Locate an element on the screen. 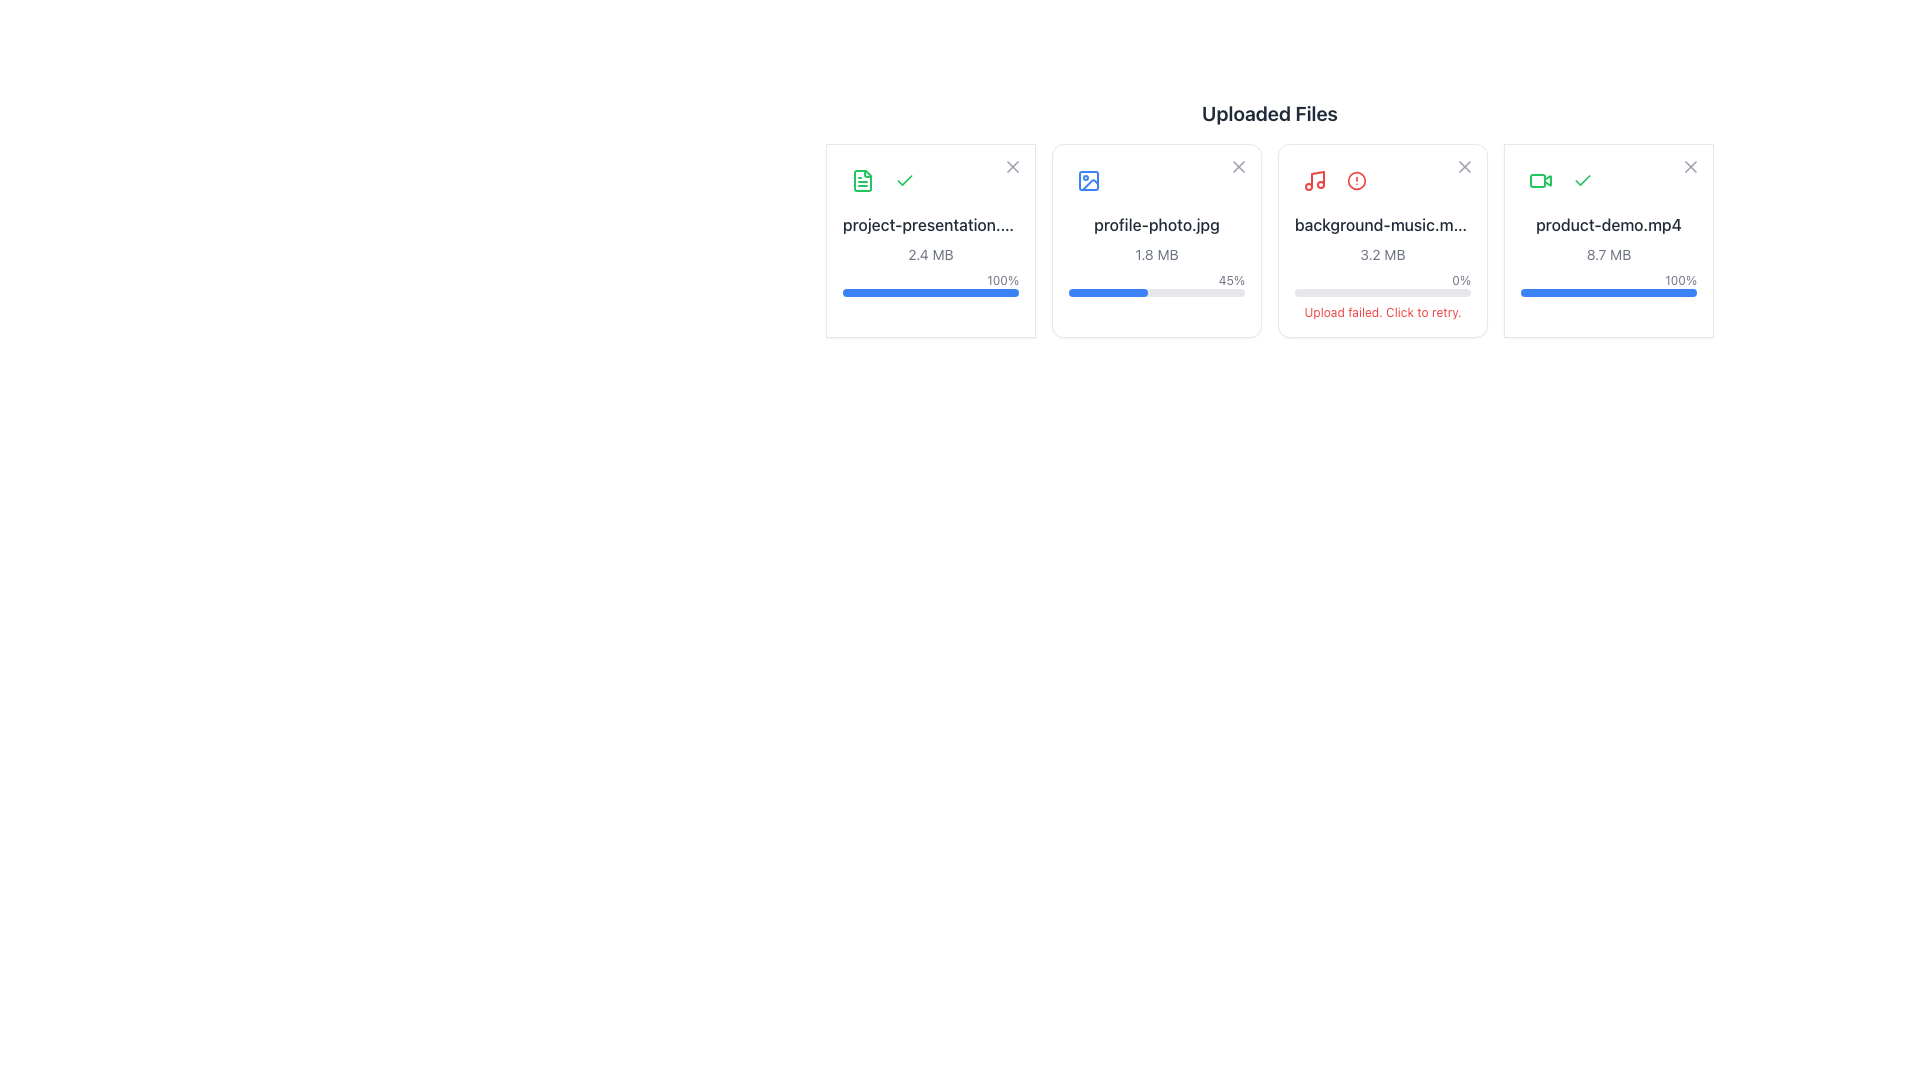 This screenshot has height=1080, width=1920. the error message 'Upload failed. Click to retry.' located at the bottom of the card representing the uploaded file 'background-music.mp3' to reattempt the upload is located at coordinates (1381, 239).